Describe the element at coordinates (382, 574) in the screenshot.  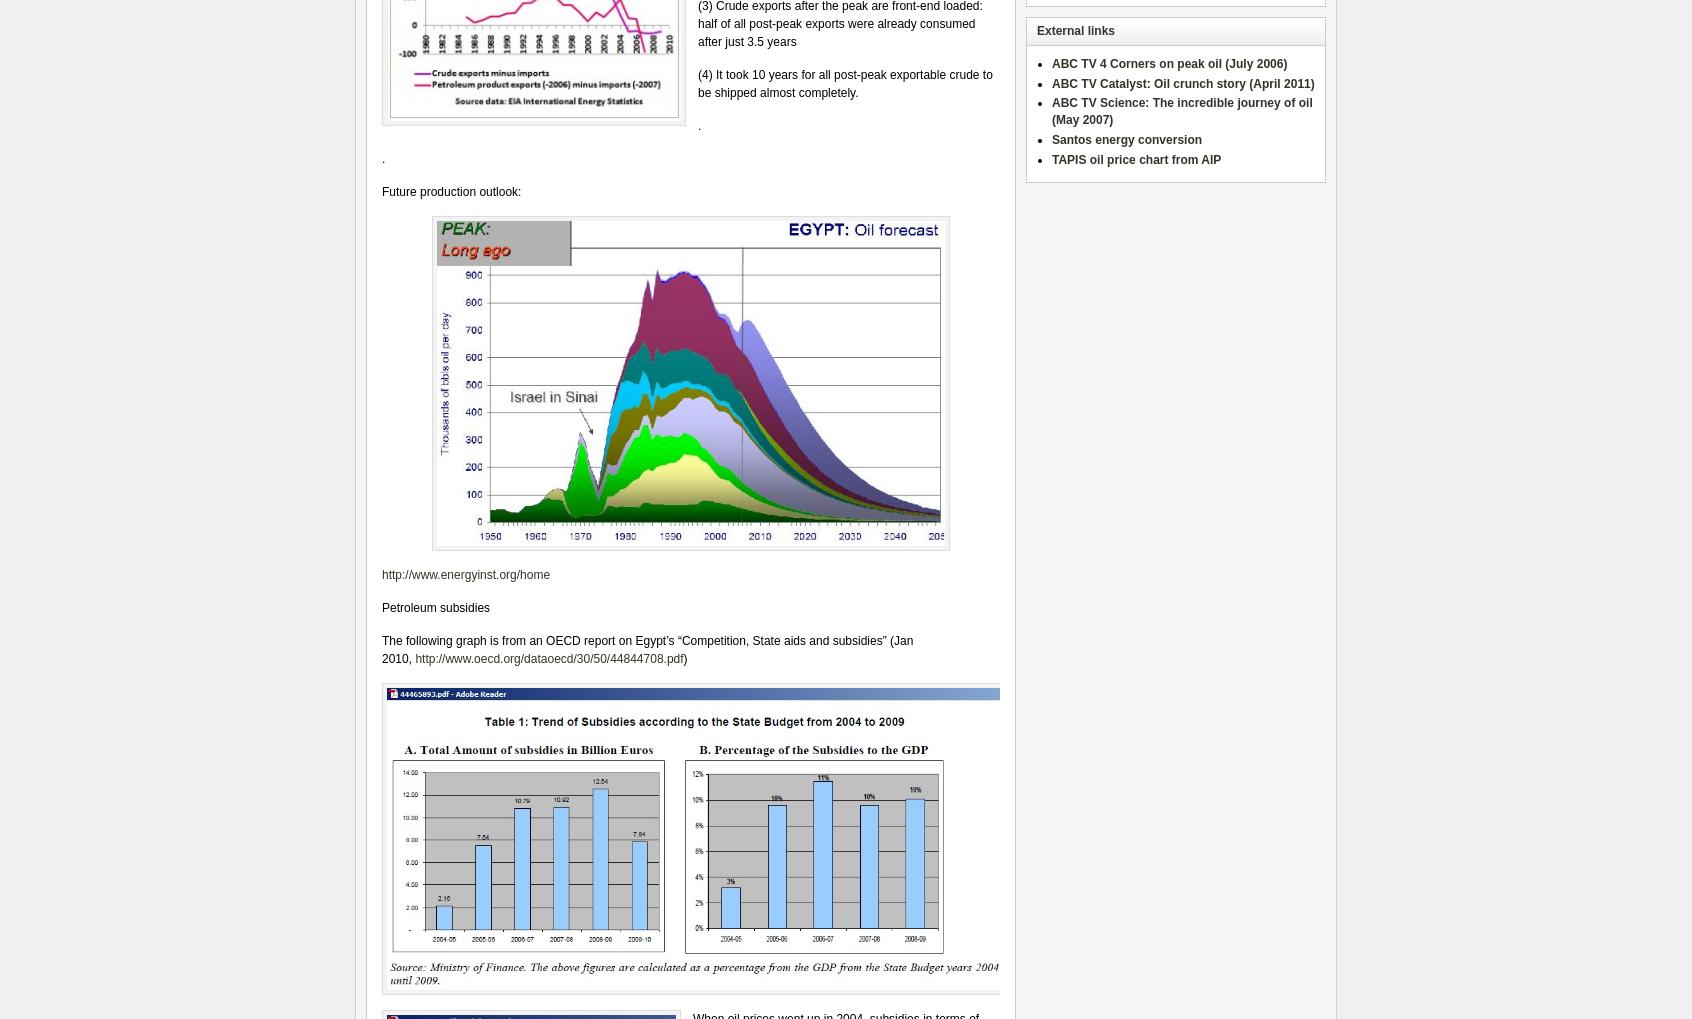
I see `'http://www.energyinst.org/home'` at that location.